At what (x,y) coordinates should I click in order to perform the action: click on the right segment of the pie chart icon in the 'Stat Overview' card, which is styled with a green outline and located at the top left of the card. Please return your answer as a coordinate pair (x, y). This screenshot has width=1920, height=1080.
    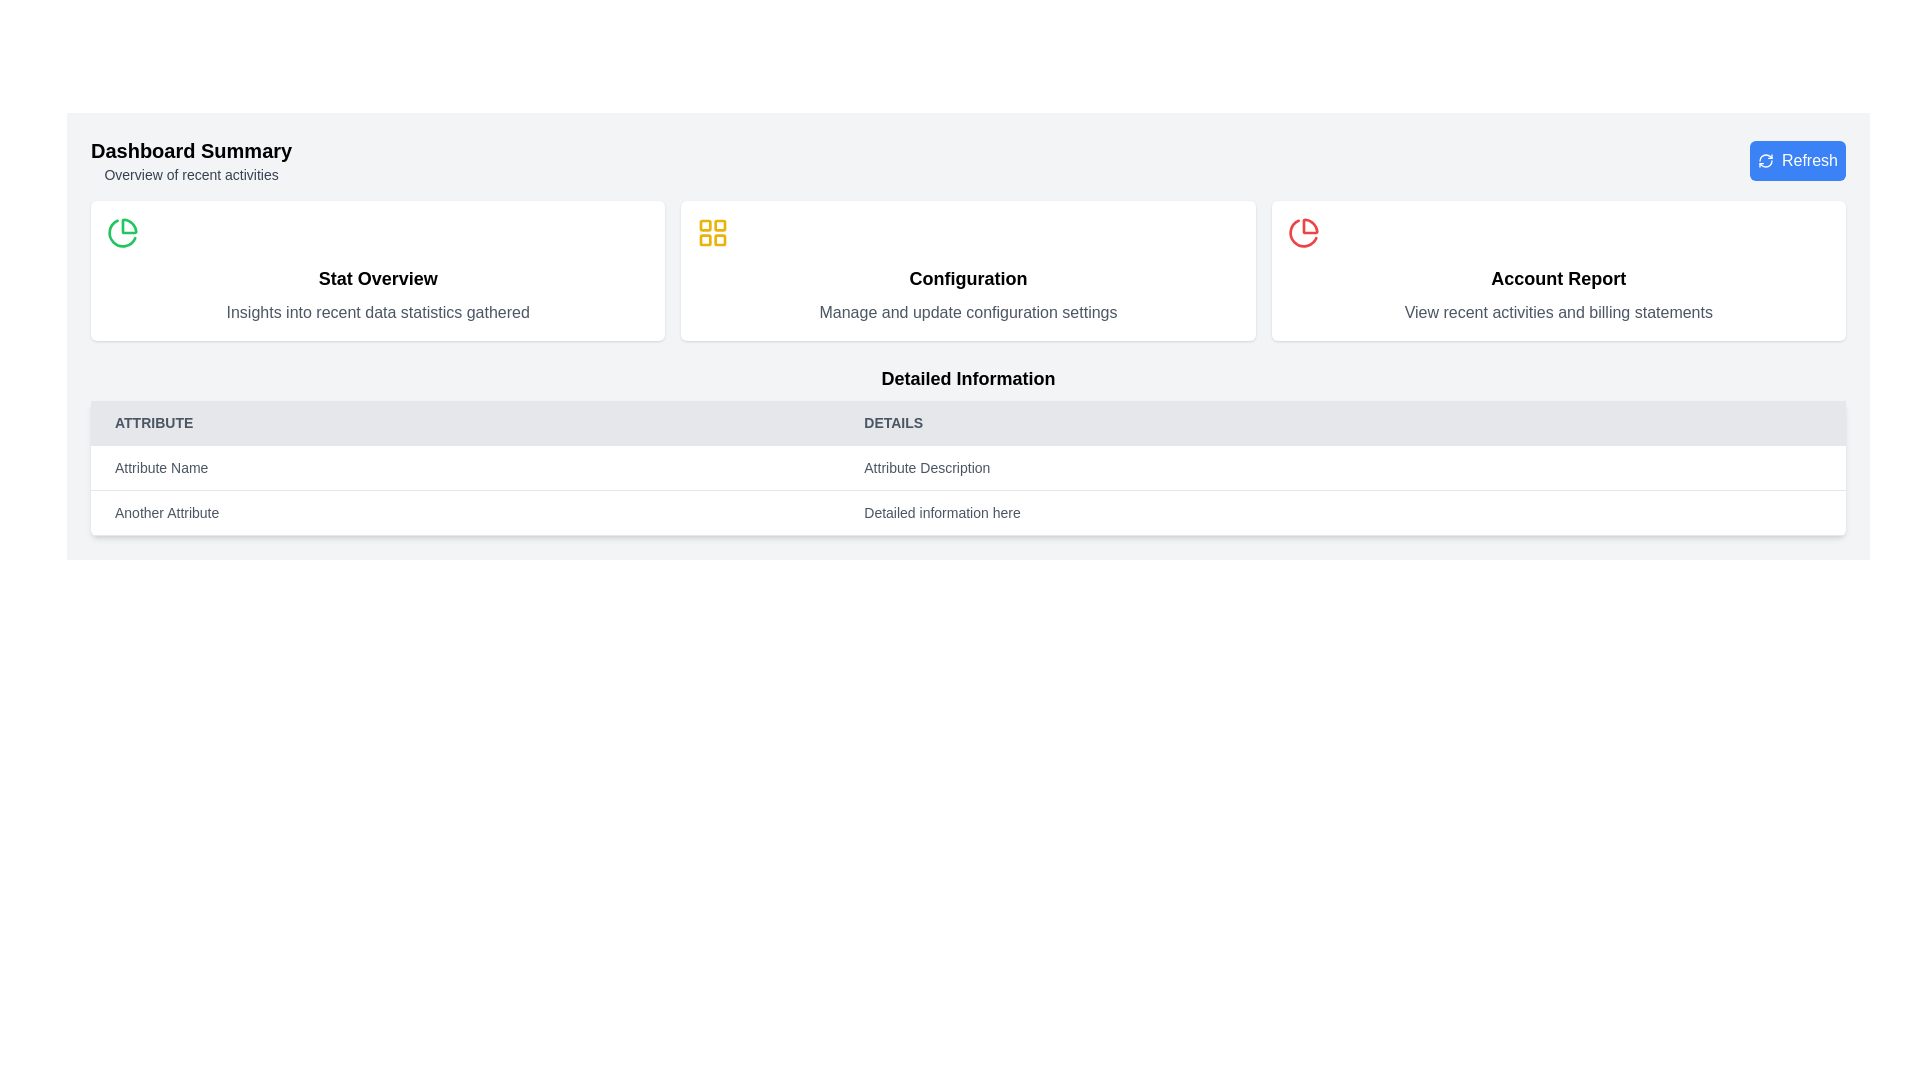
    Looking at the image, I should click on (128, 225).